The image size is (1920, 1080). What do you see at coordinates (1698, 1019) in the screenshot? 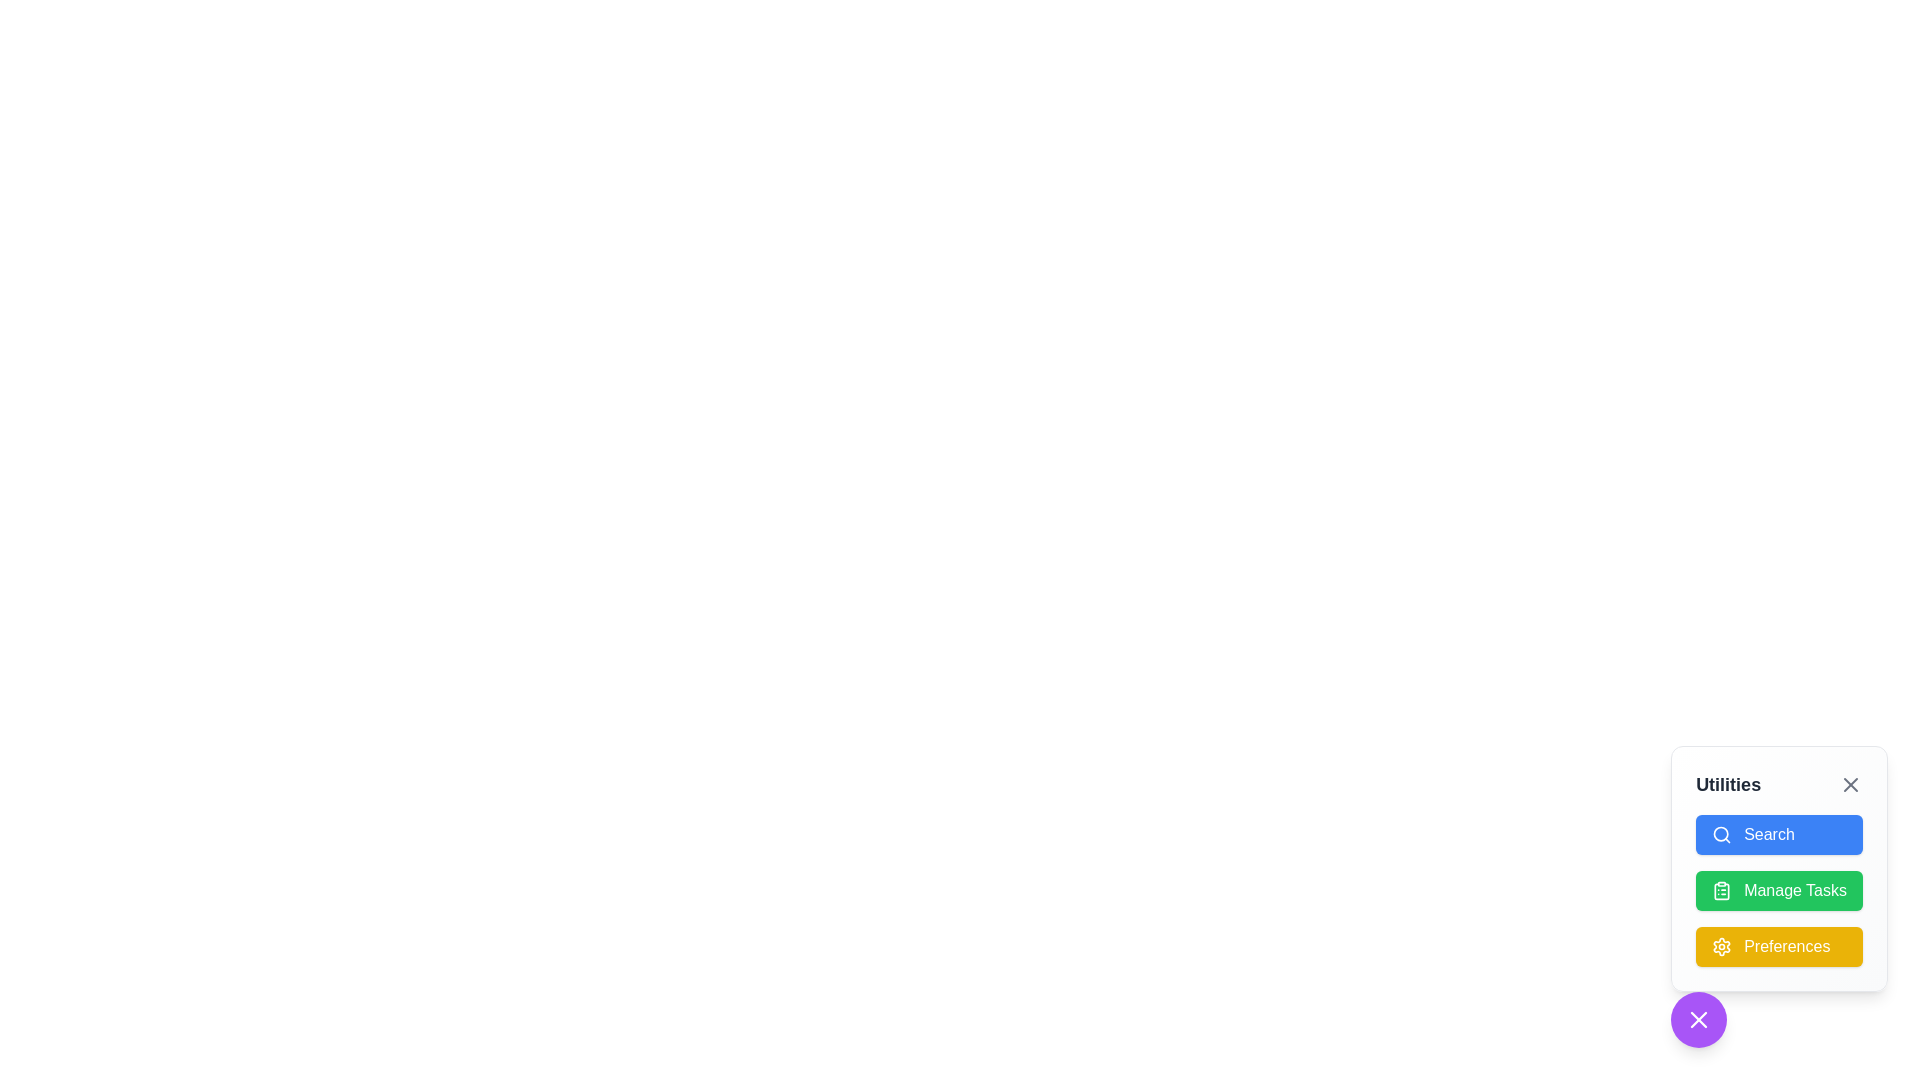
I see `the 'X' icon button inside the circular purple button located in the bottom-right corner of the Utilities popup for keyboard interaction` at bounding box center [1698, 1019].